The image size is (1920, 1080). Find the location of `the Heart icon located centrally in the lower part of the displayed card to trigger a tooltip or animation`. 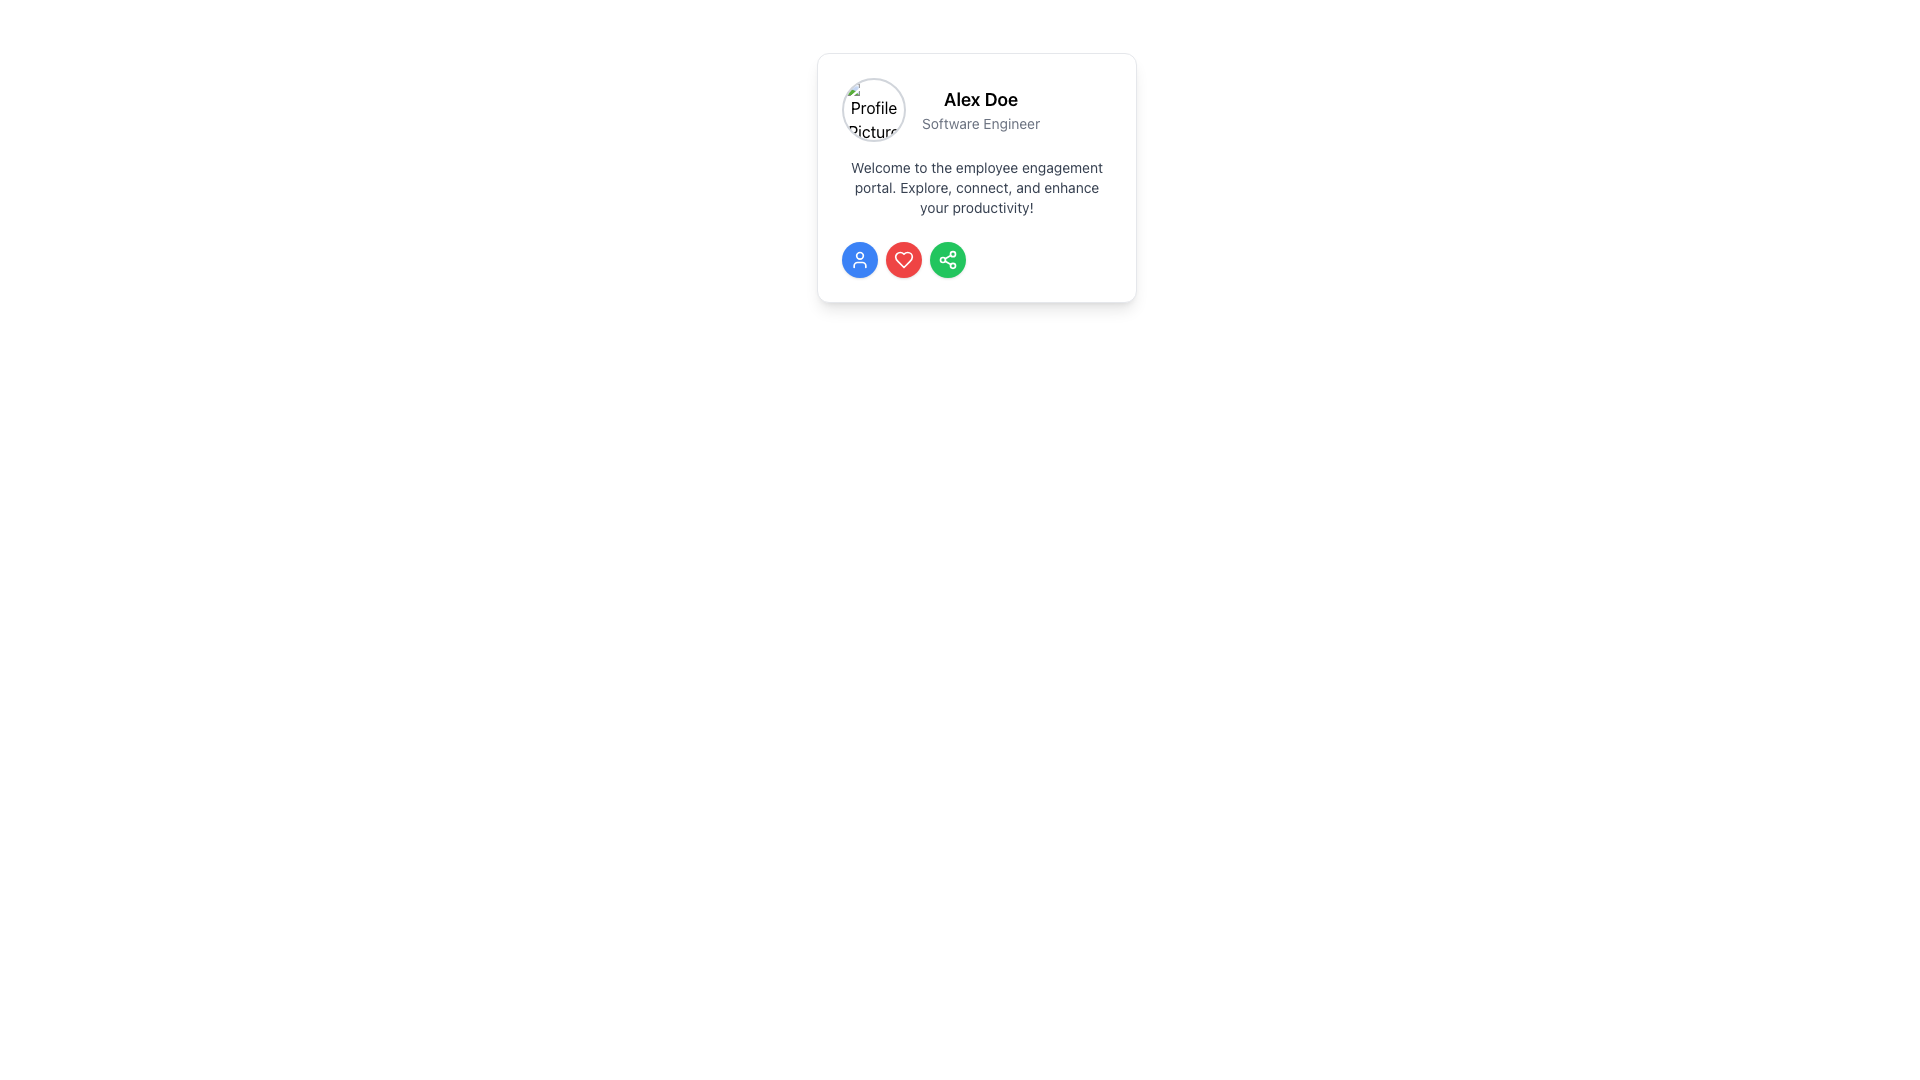

the Heart icon located centrally in the lower part of the displayed card to trigger a tooltip or animation is located at coordinates (902, 258).